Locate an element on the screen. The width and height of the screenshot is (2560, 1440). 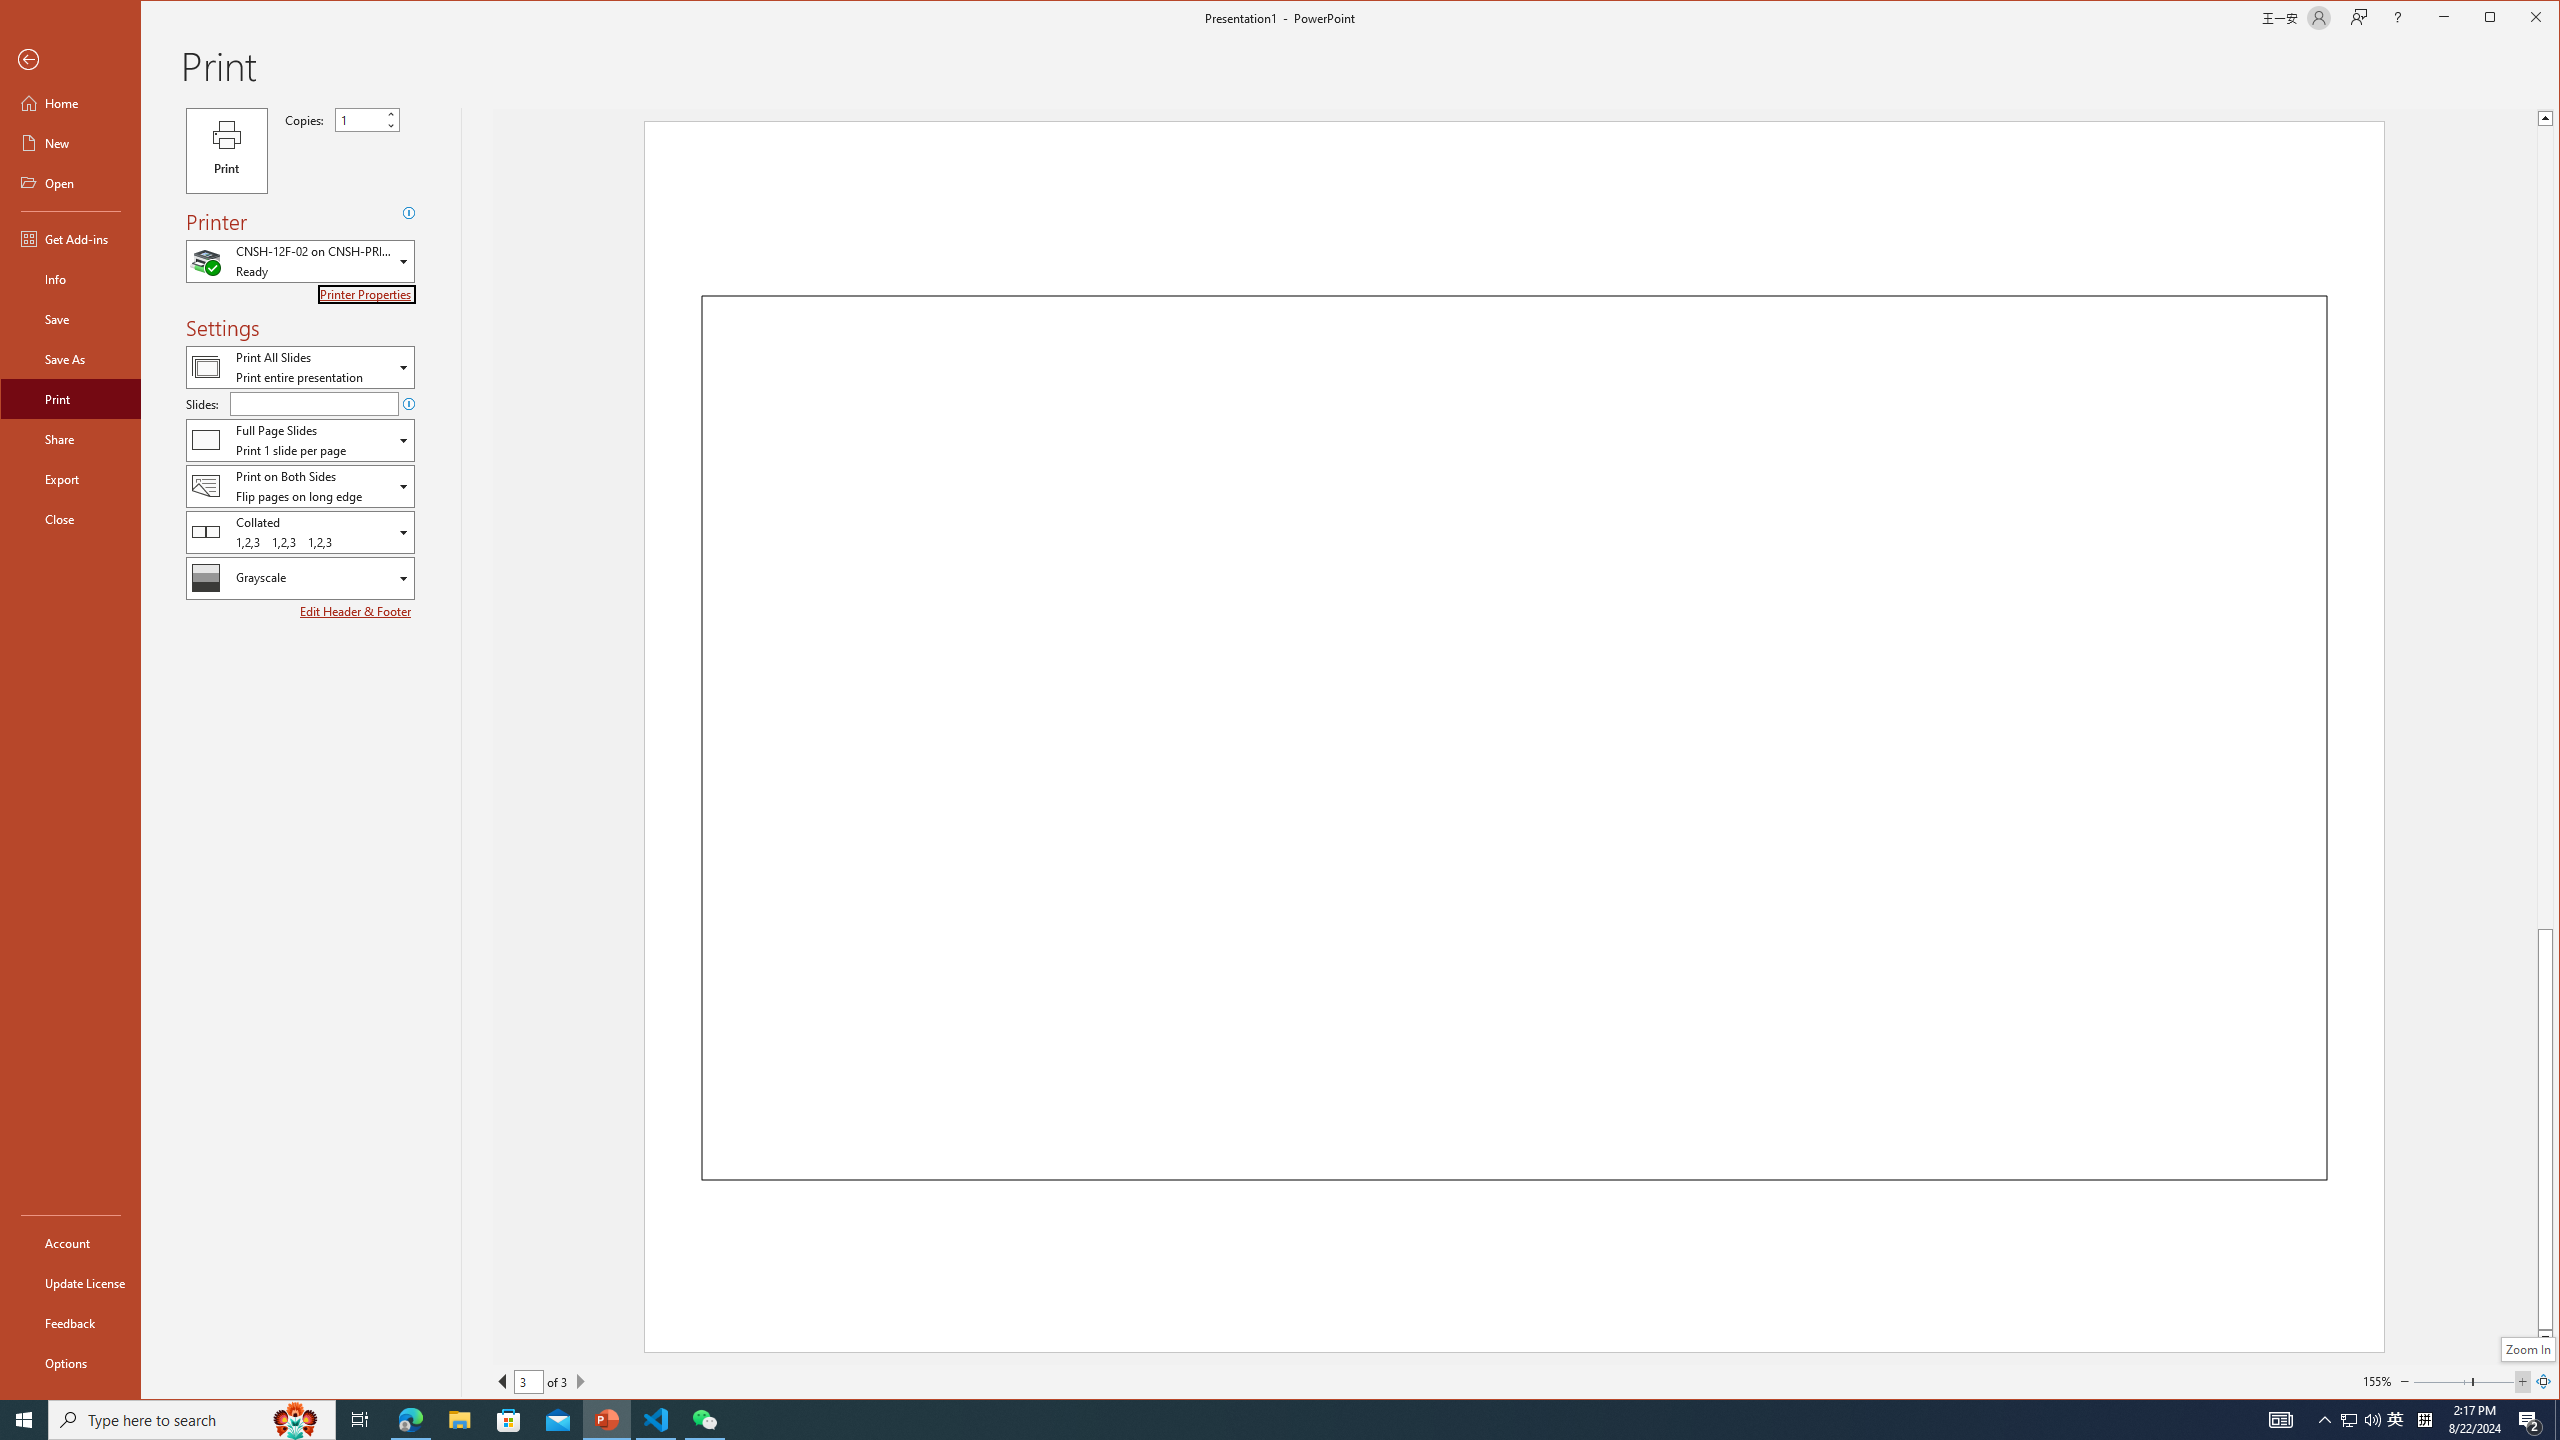
'Back' is located at coordinates (69, 60).